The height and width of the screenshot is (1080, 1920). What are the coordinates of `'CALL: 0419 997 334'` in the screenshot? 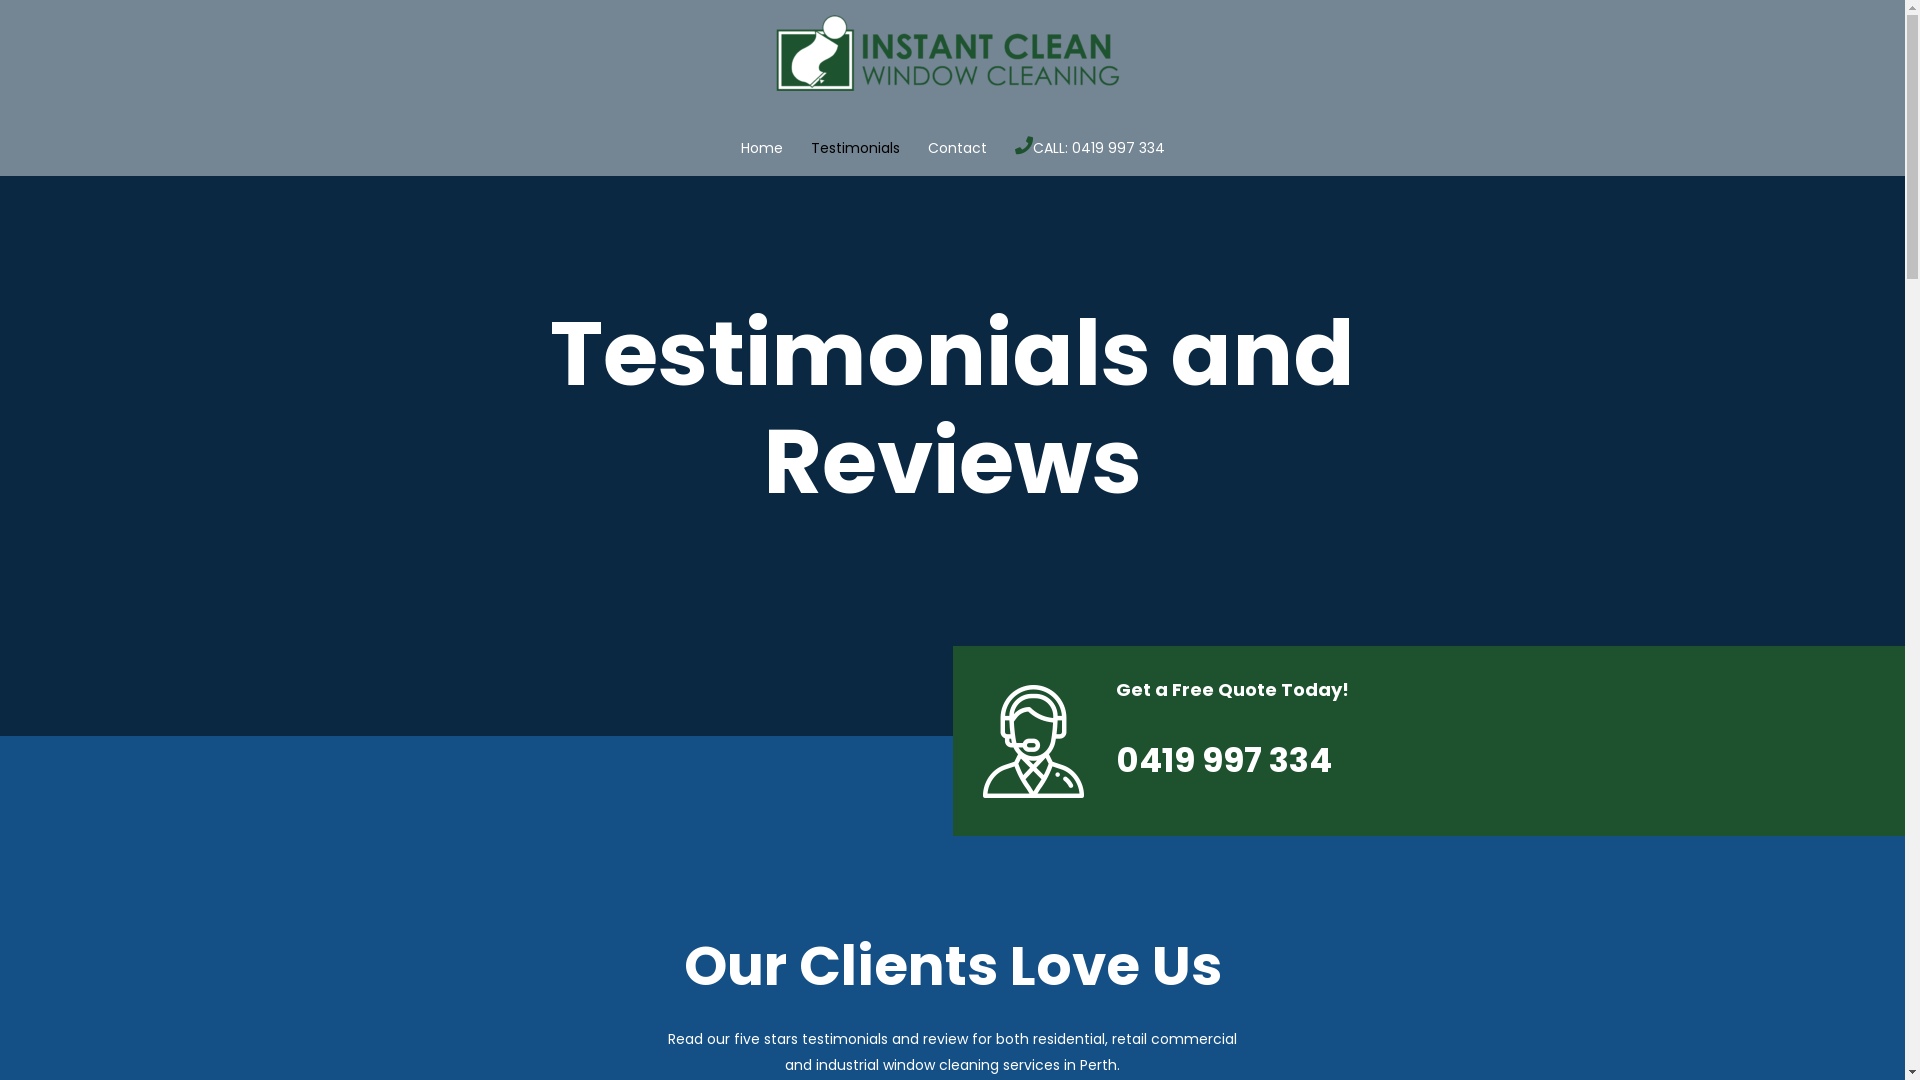 It's located at (1097, 146).